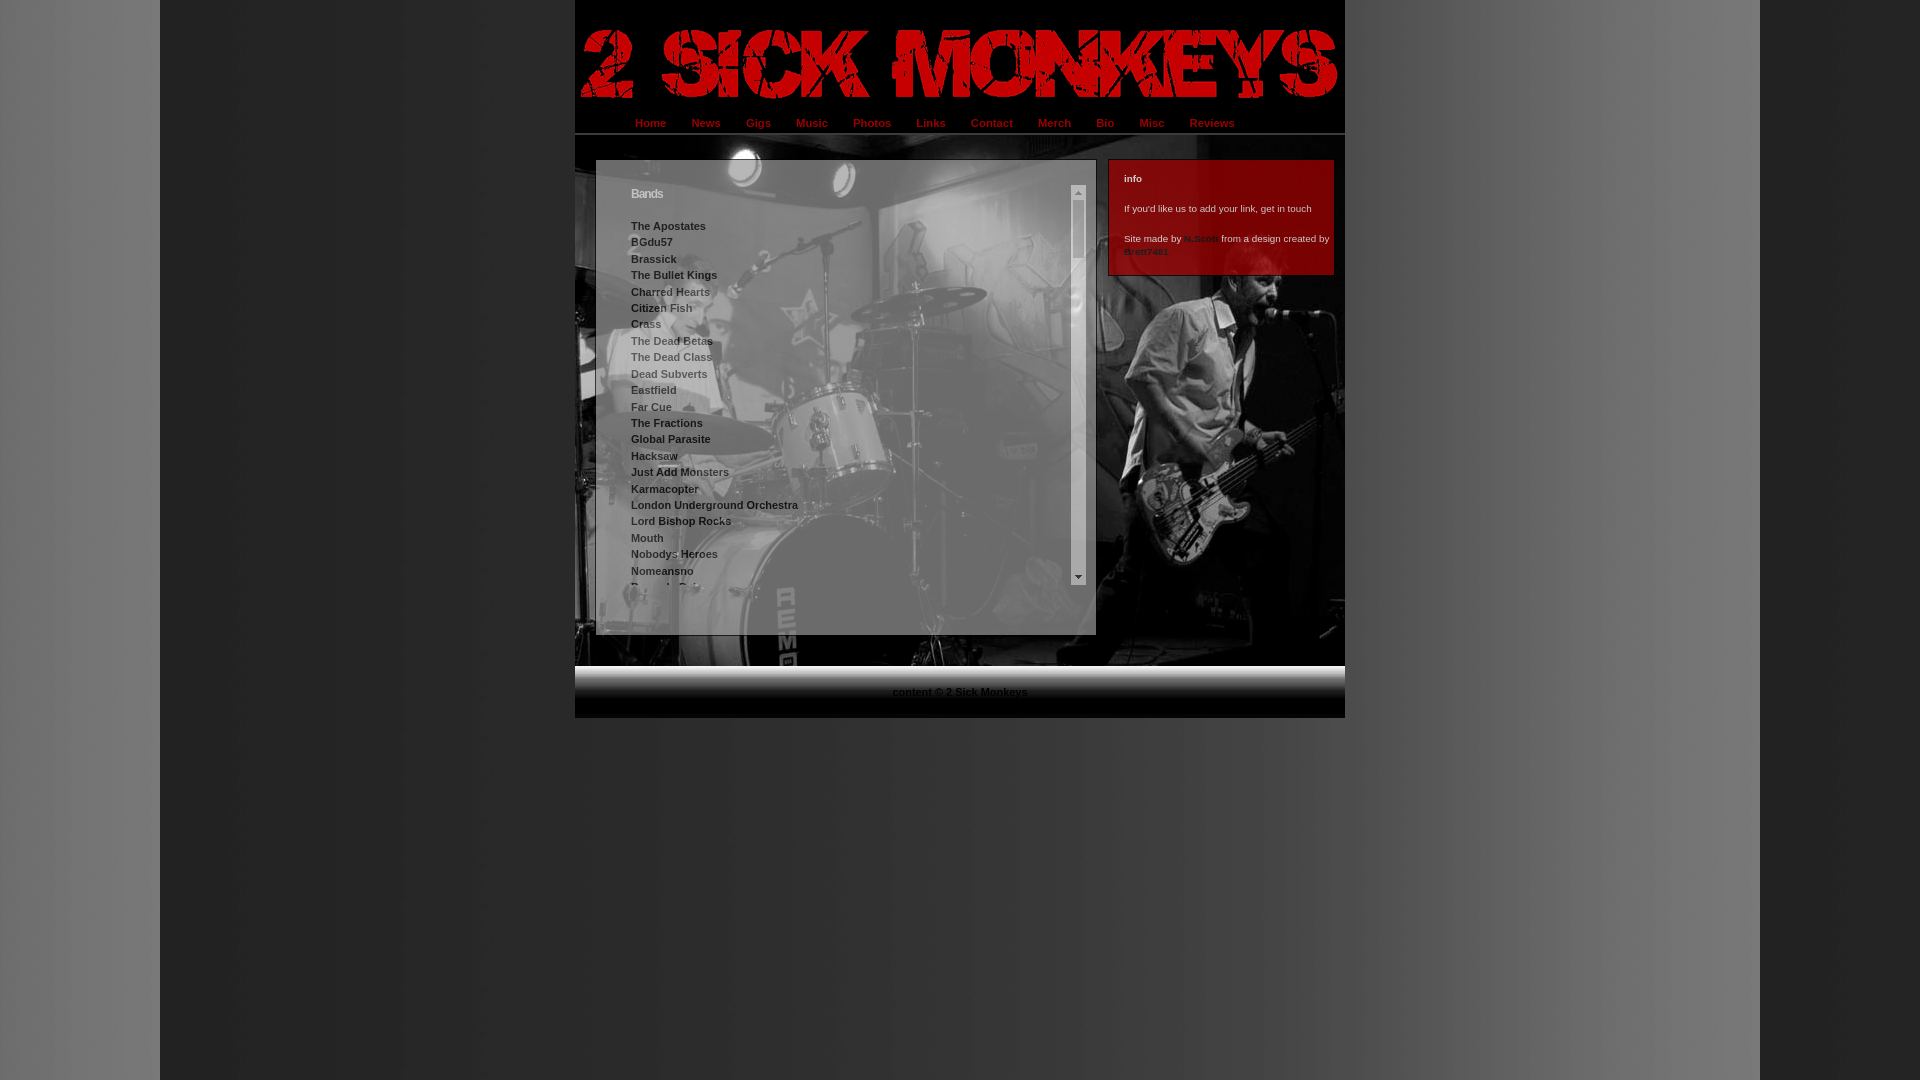  I want to click on 'Rockit Dolls', so click(662, 668).